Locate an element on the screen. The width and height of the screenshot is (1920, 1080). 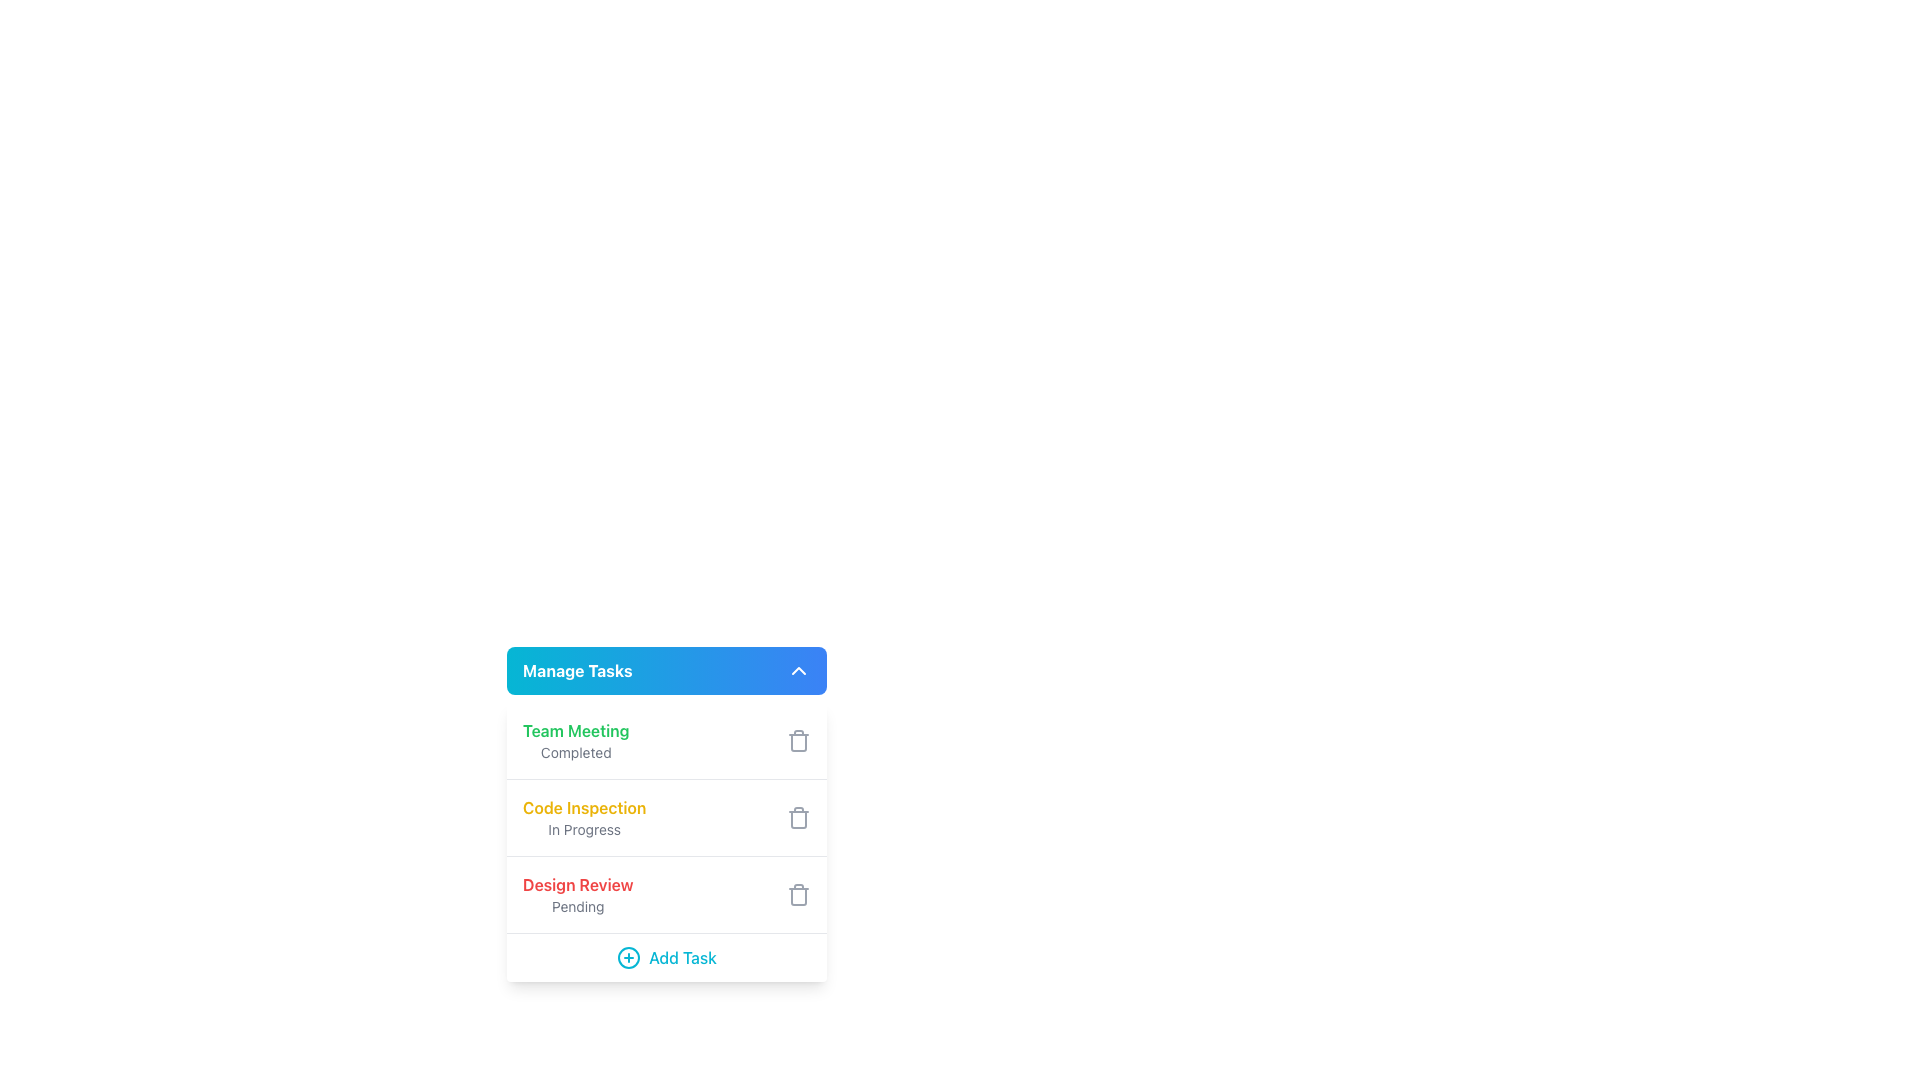
the trash icon located at the far right of the 'Code Inspection' row is located at coordinates (797, 817).